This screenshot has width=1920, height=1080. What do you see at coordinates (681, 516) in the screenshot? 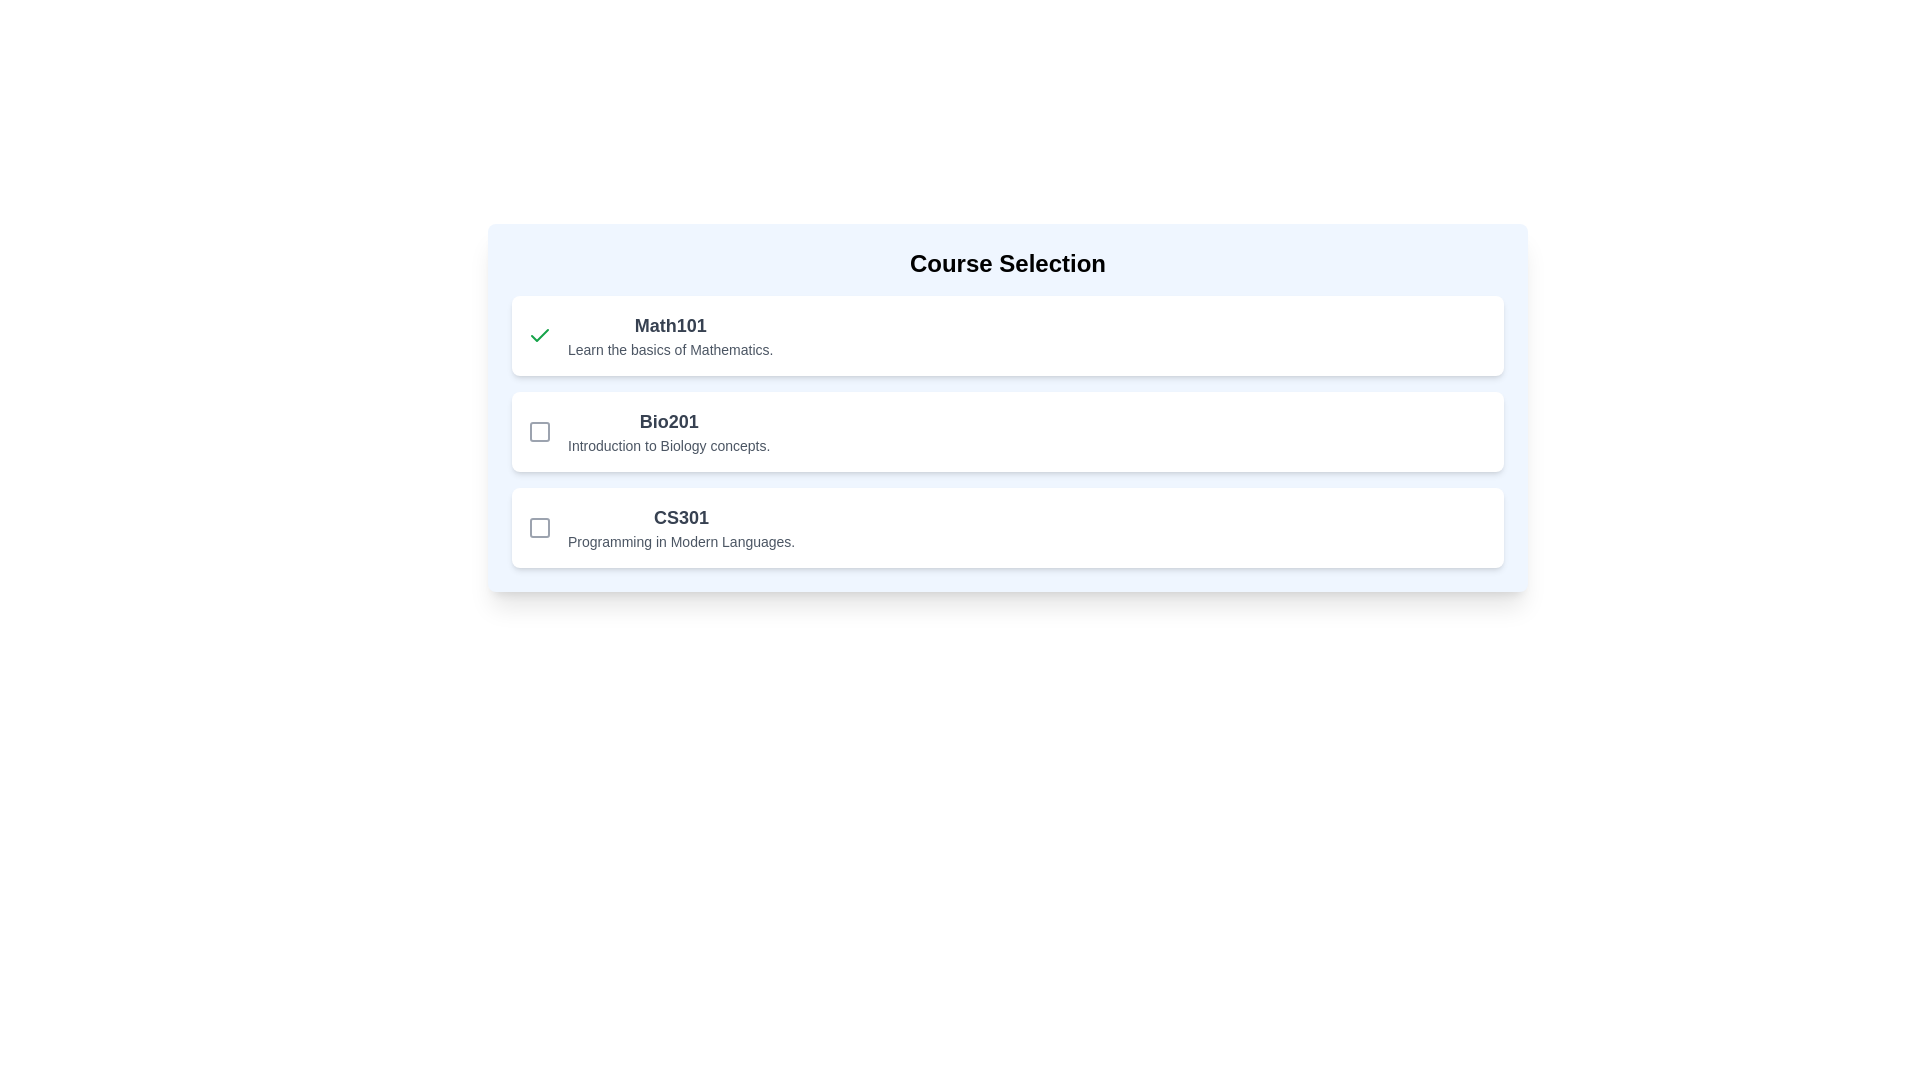
I see `the text label representing the course title 'CS301 Programming in Modern Languages' in the course selection interface` at bounding box center [681, 516].